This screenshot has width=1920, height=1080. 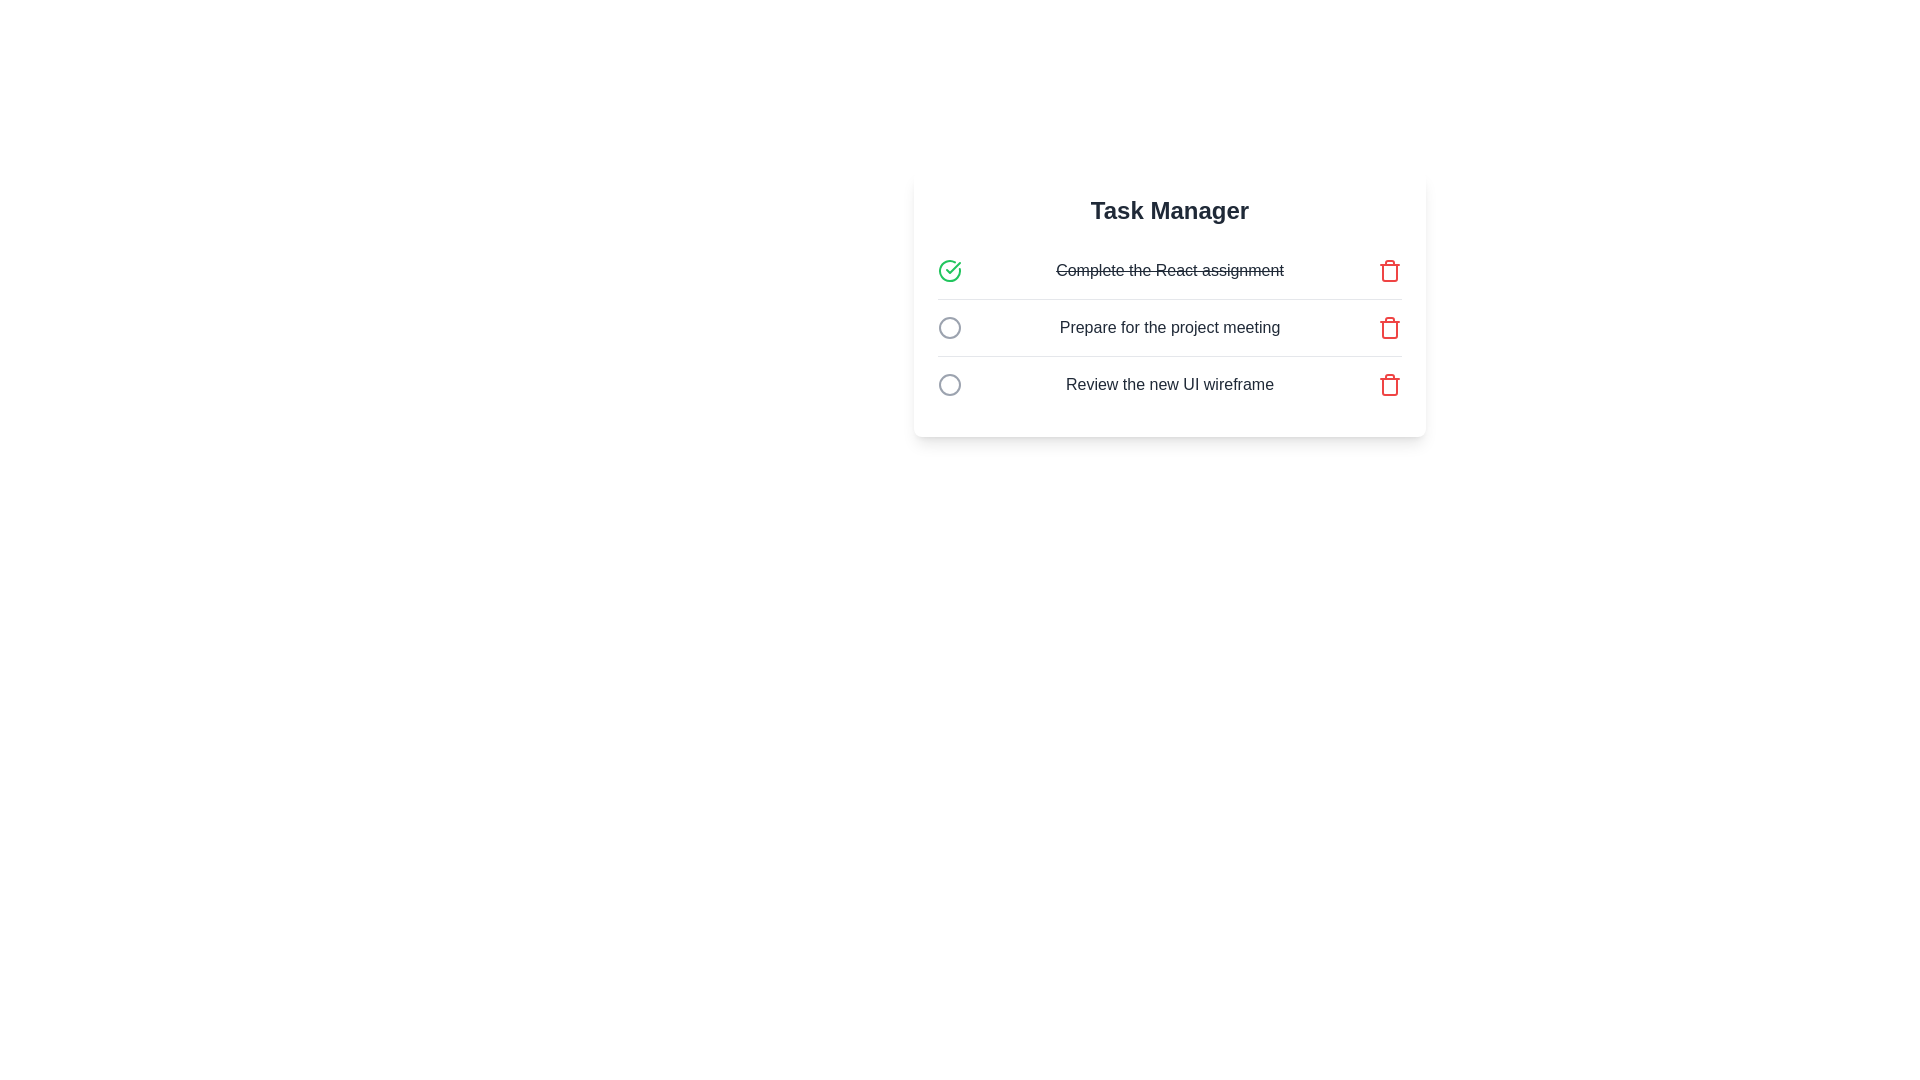 What do you see at coordinates (1170, 270) in the screenshot?
I see `the task title Complete the React assignment to read its content` at bounding box center [1170, 270].